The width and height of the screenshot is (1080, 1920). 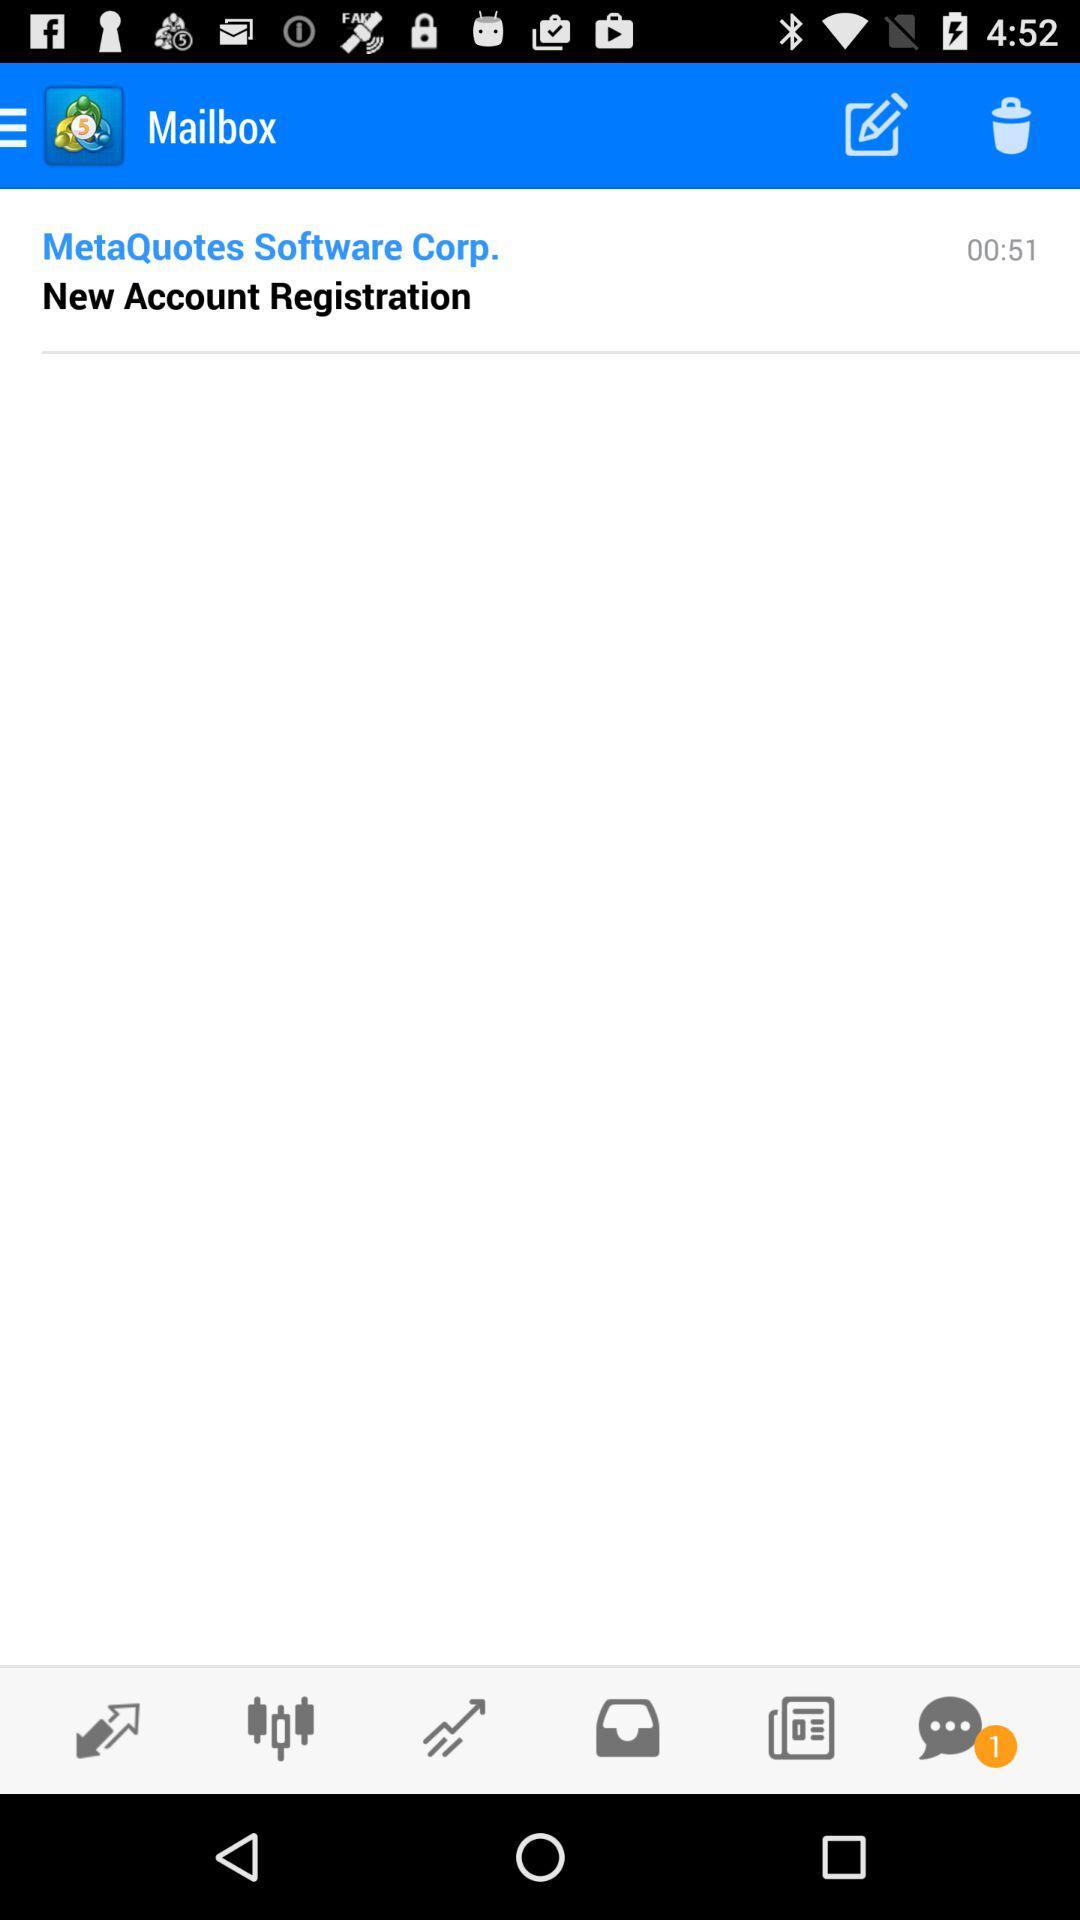 I want to click on the item next to 00:51 icon, so click(x=255, y=293).